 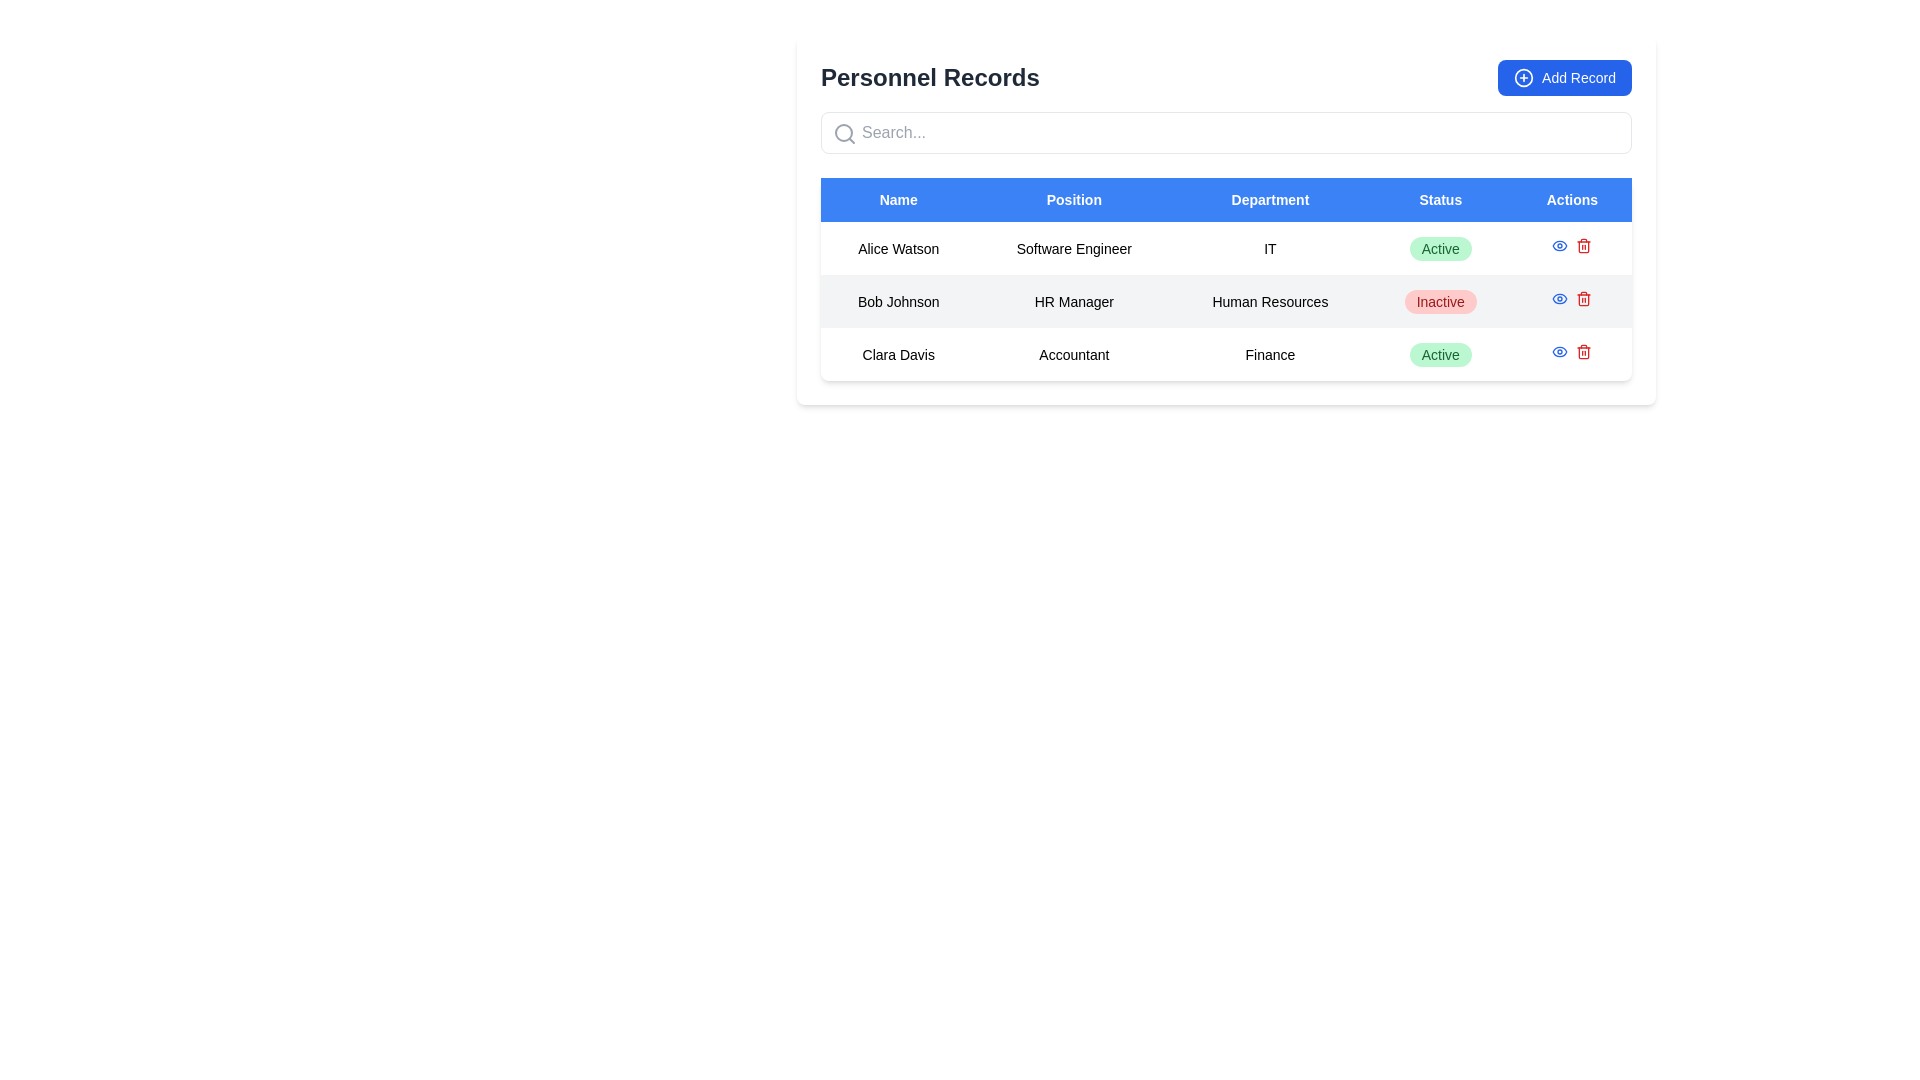 What do you see at coordinates (1583, 299) in the screenshot?
I see `the delete button in the 'Actions' column of the personnel records table` at bounding box center [1583, 299].